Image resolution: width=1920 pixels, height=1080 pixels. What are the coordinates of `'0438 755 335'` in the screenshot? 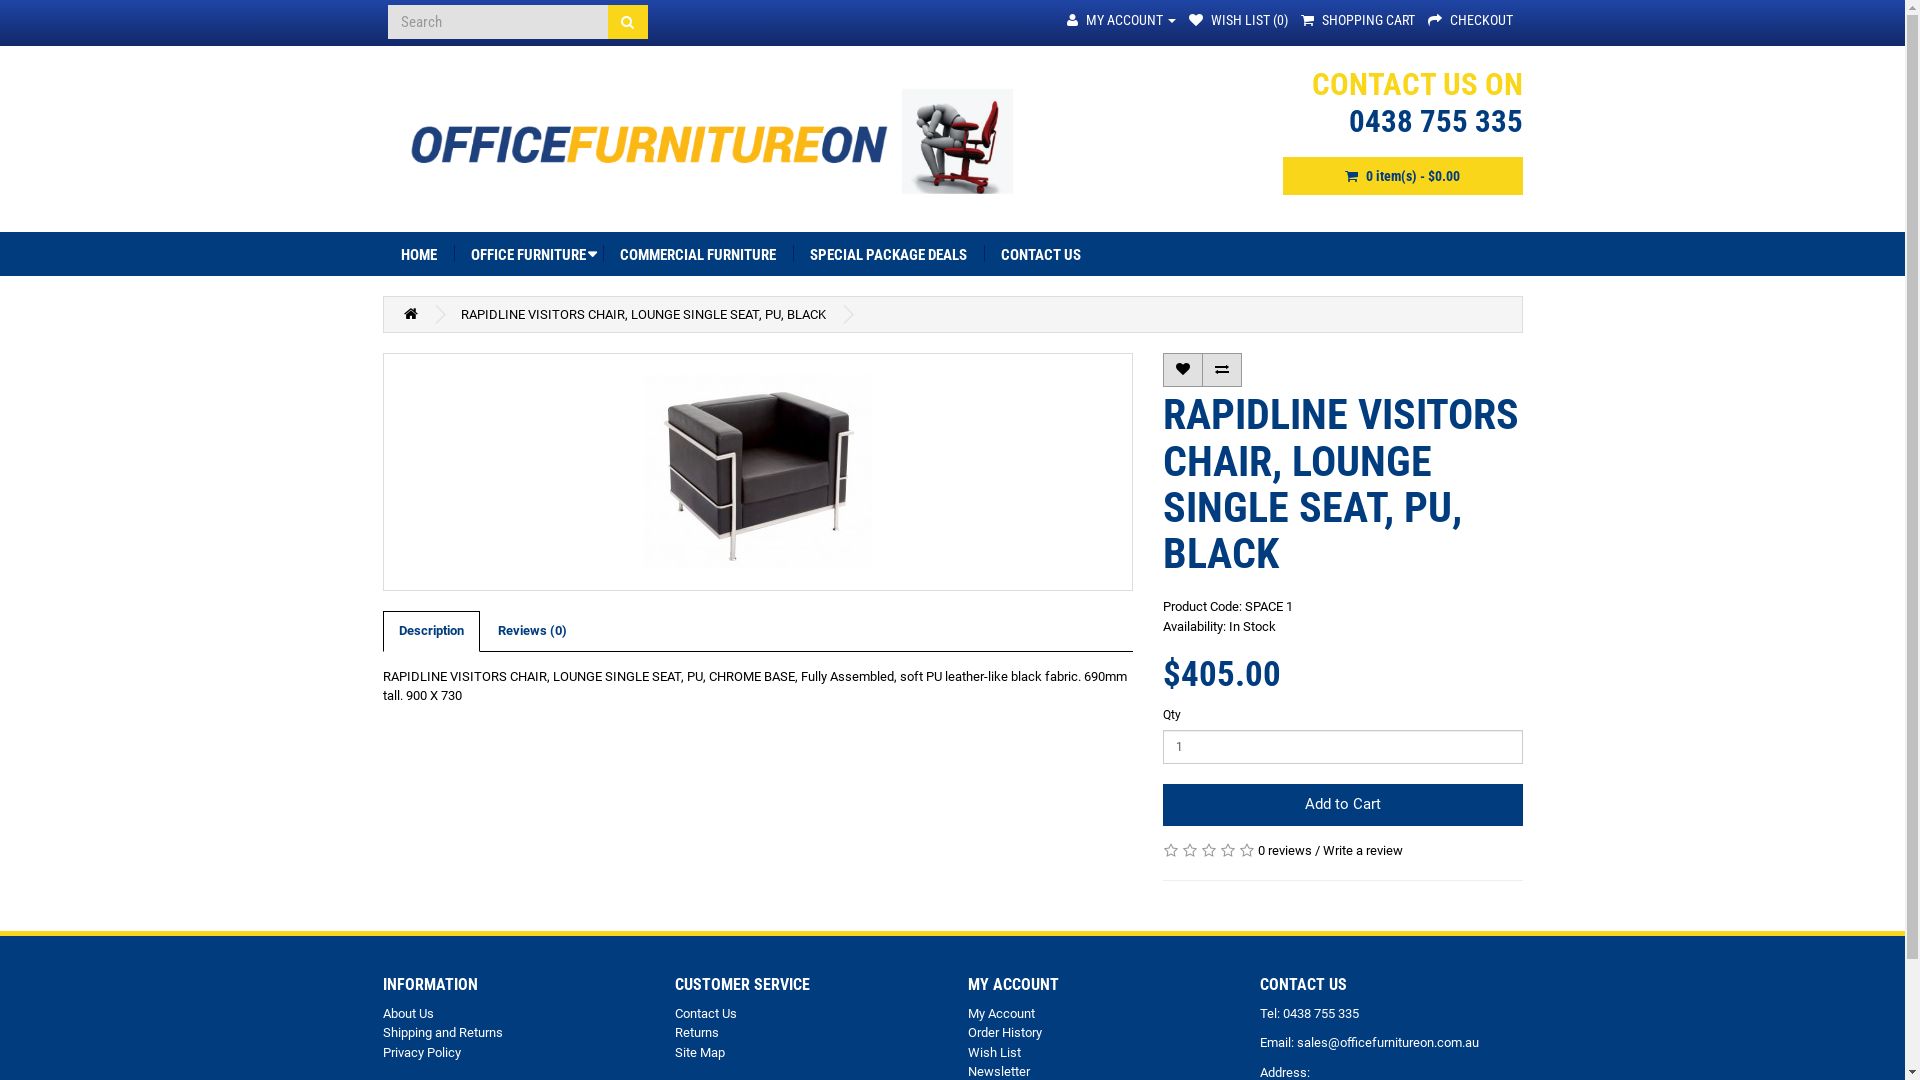 It's located at (1434, 121).